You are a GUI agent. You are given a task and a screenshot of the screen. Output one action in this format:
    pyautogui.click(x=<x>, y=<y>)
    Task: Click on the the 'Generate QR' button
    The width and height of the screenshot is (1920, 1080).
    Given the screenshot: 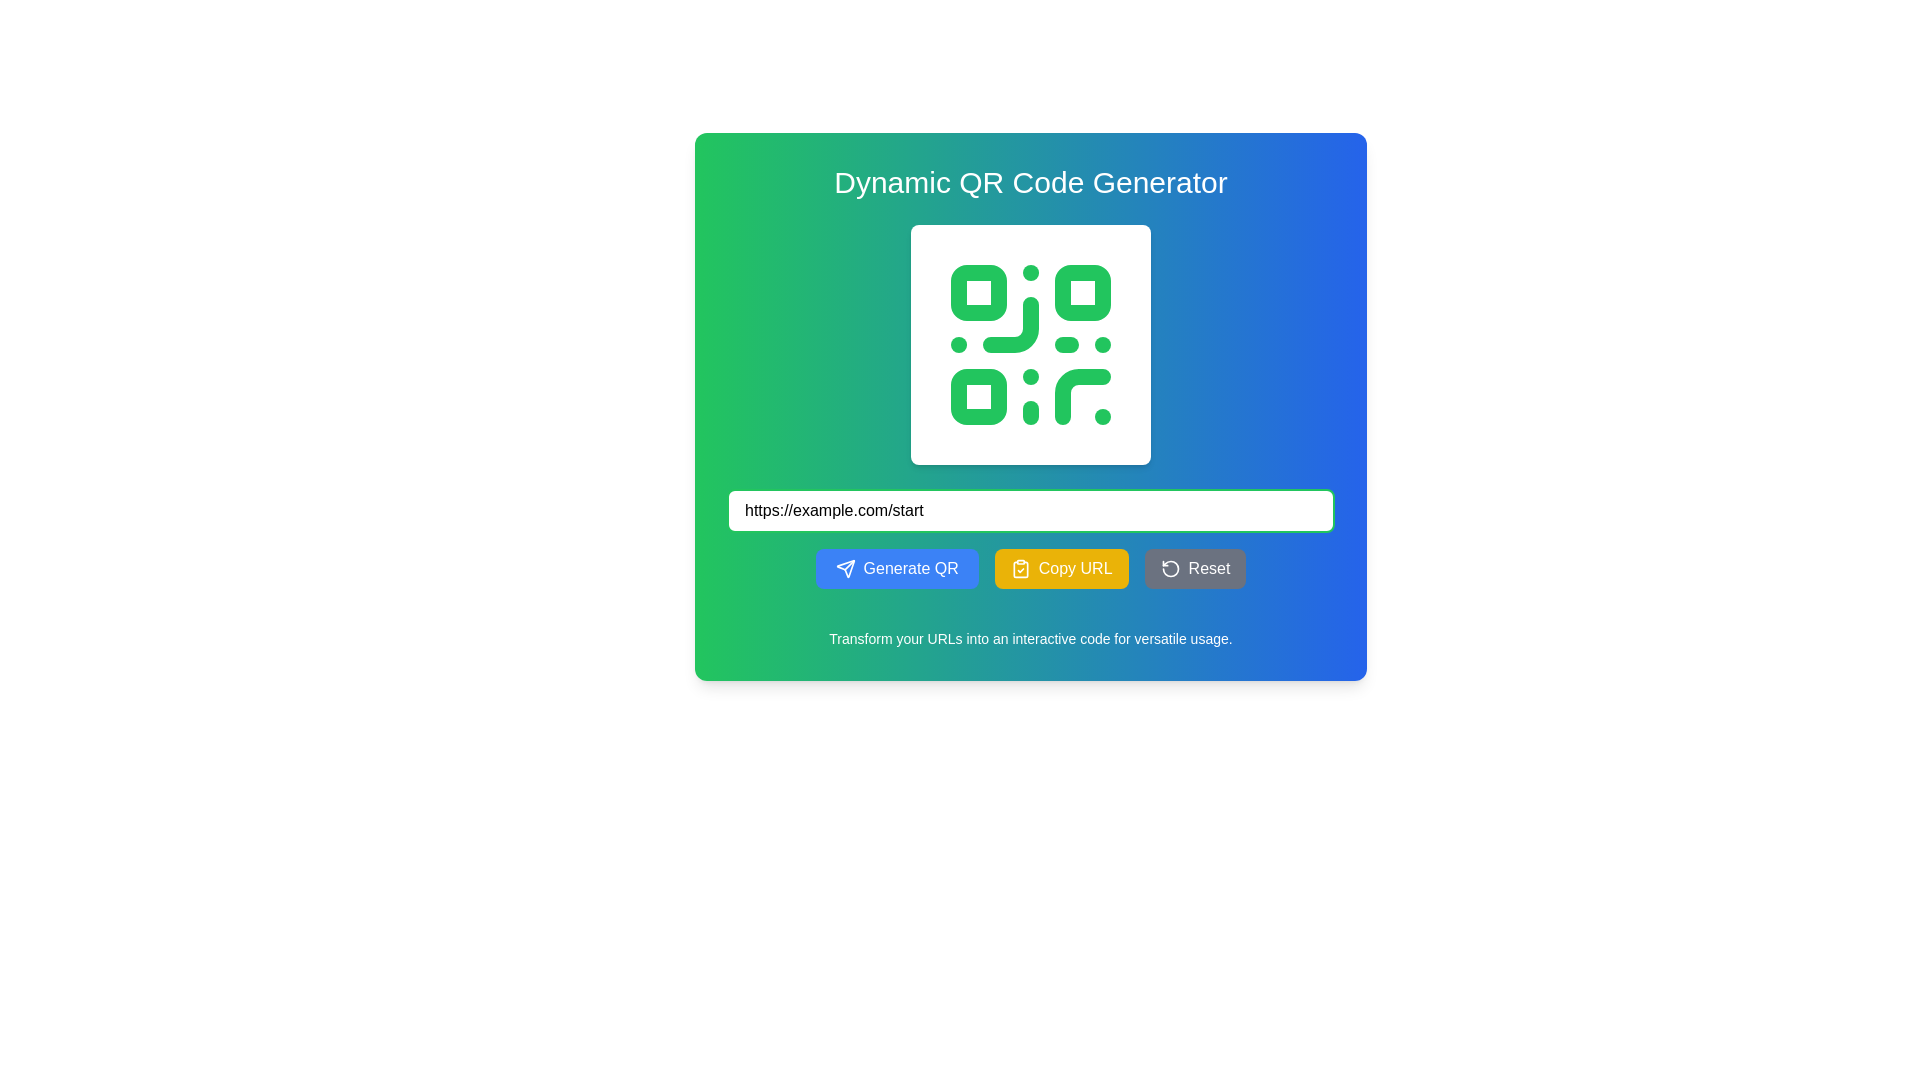 What is the action you would take?
    pyautogui.click(x=845, y=569)
    